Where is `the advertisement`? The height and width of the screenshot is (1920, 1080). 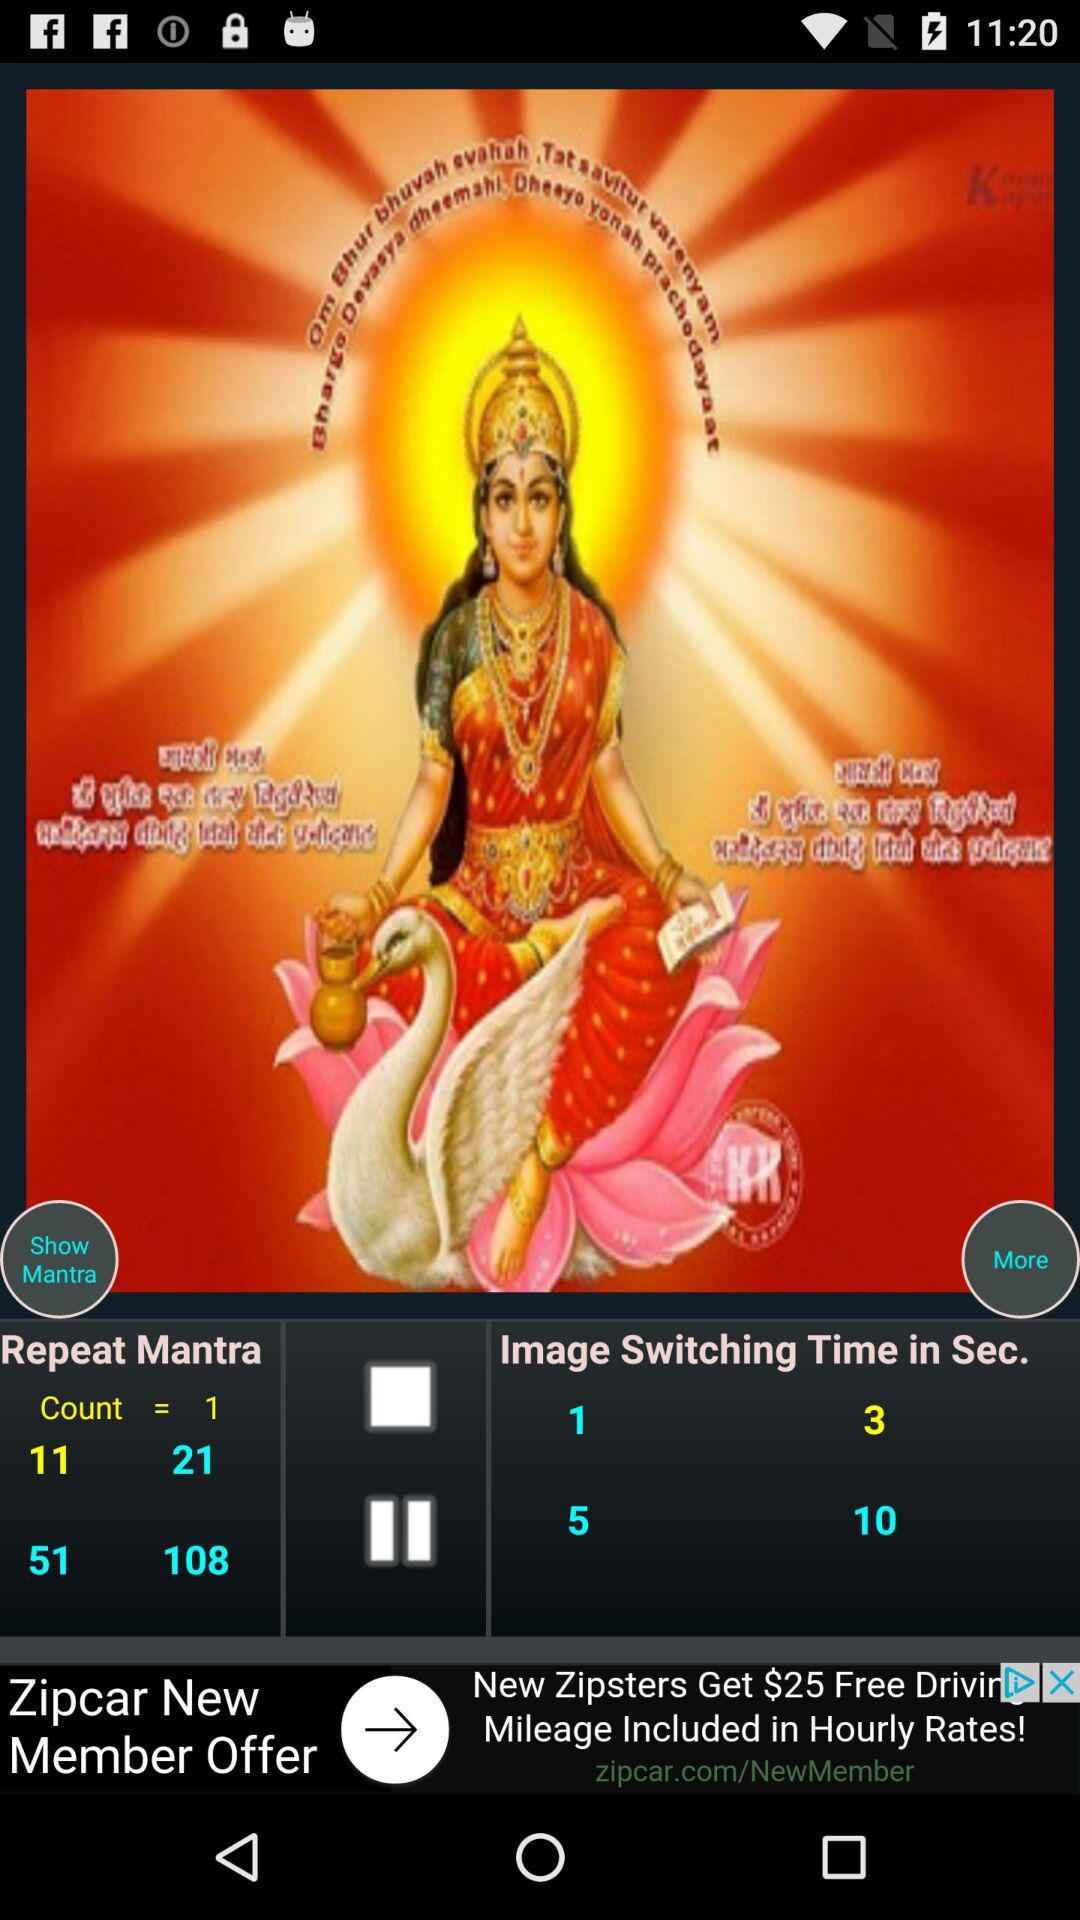 the advertisement is located at coordinates (540, 1727).